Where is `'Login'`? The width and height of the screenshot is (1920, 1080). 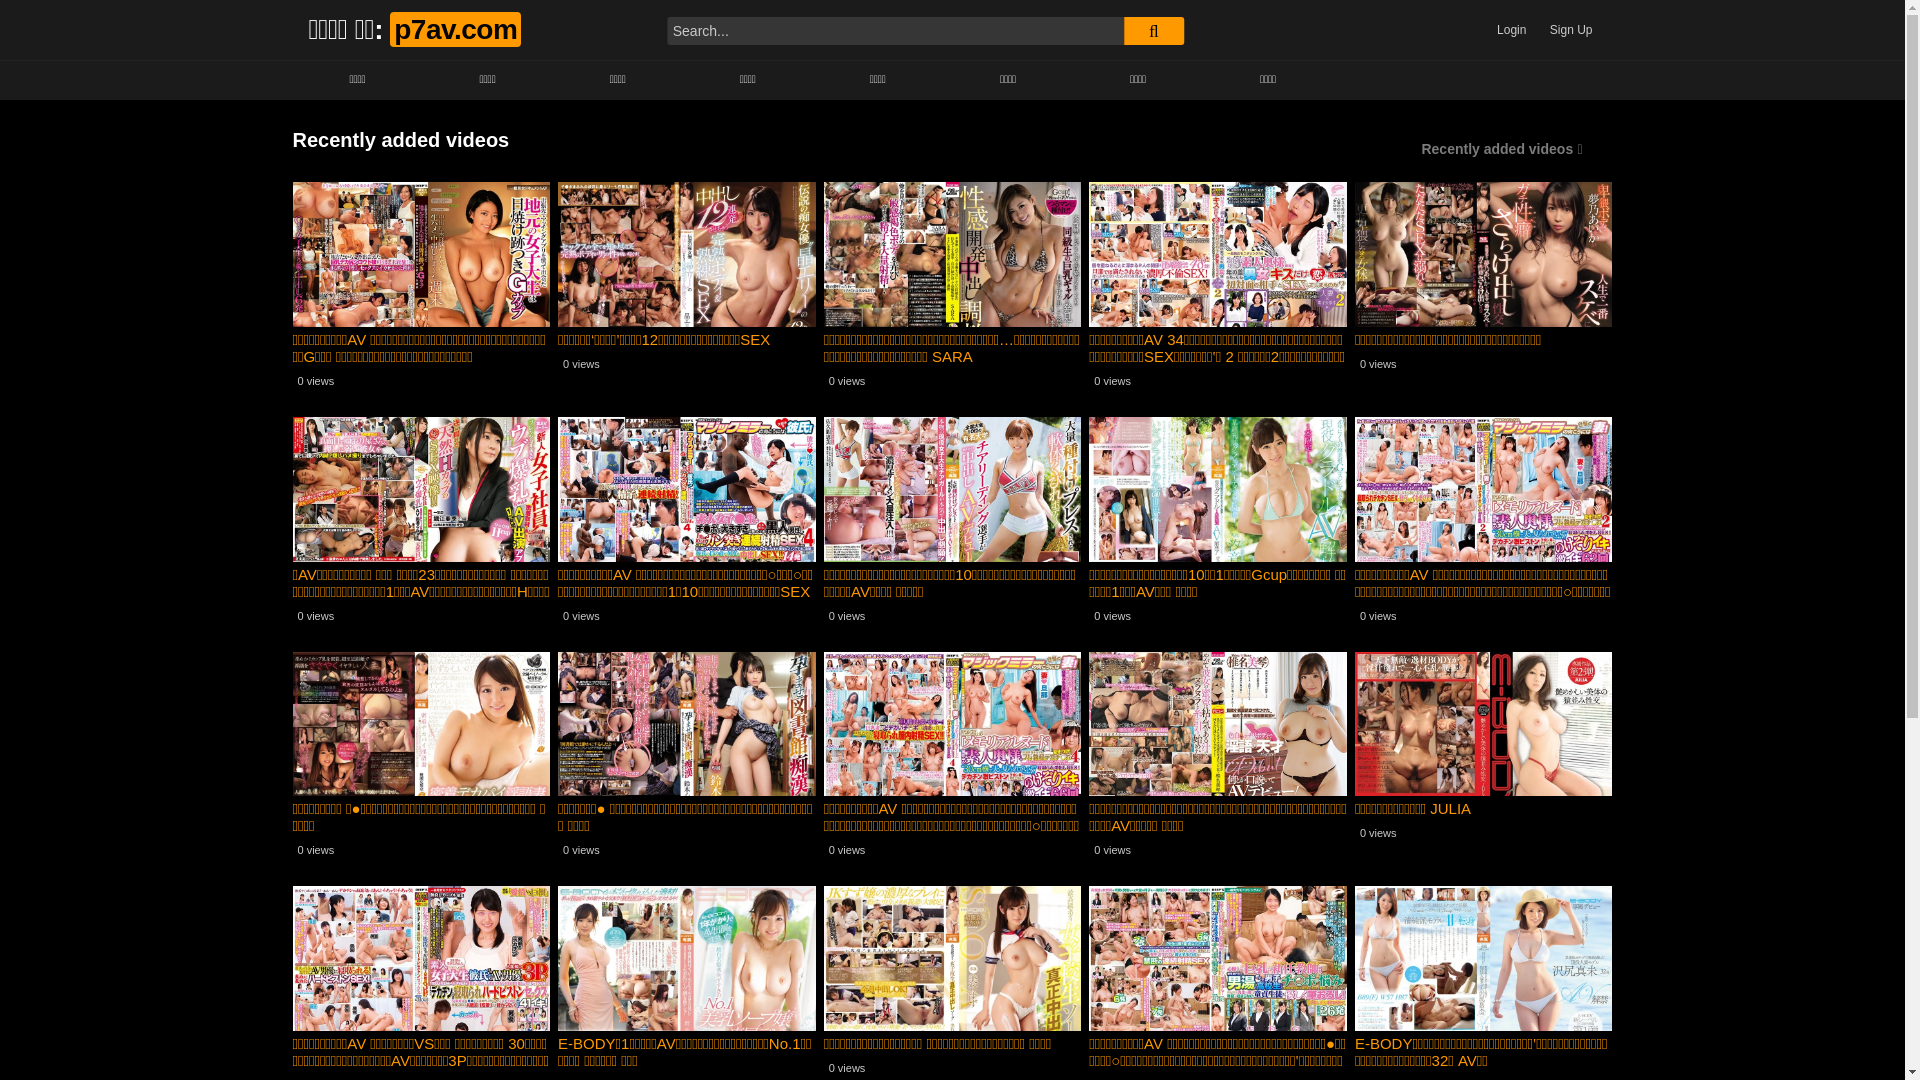
'Login' is located at coordinates (1511, 30).